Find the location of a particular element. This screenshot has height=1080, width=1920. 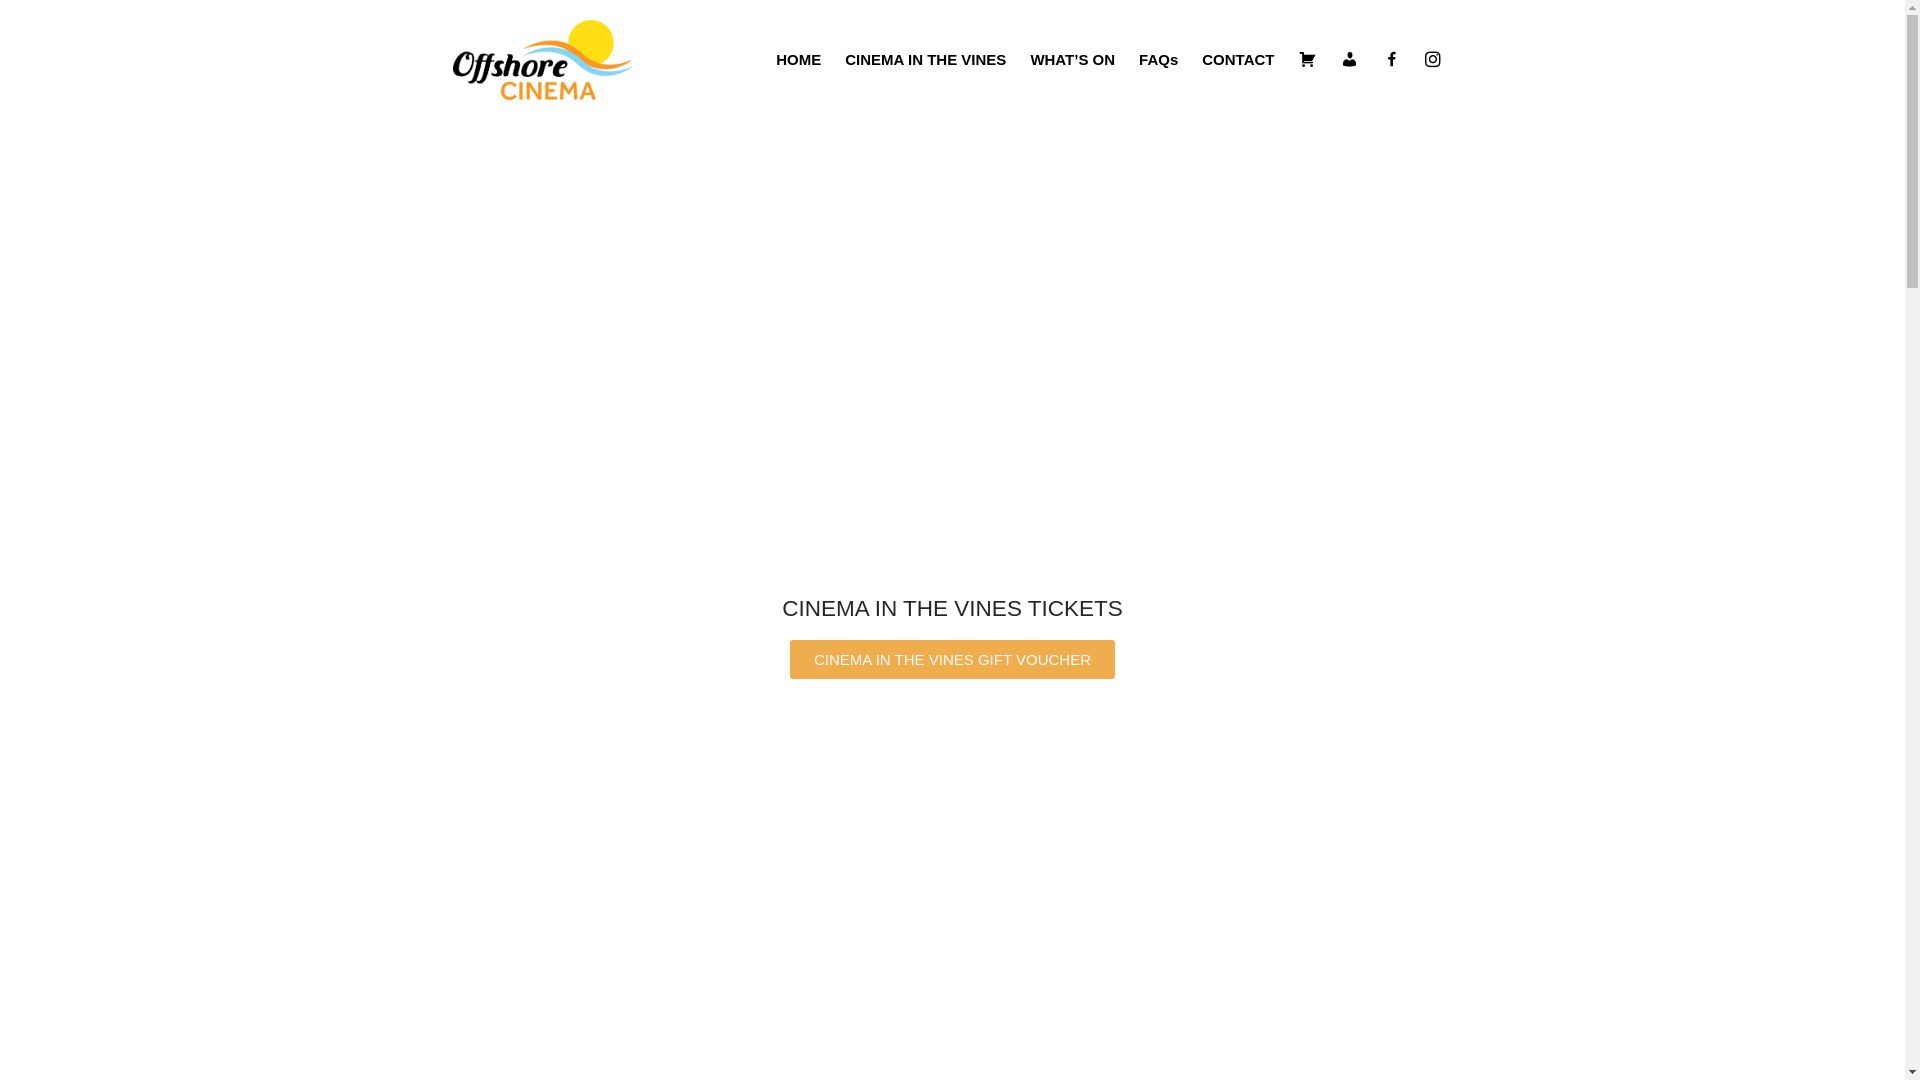

'Account' is located at coordinates (1329, 59).